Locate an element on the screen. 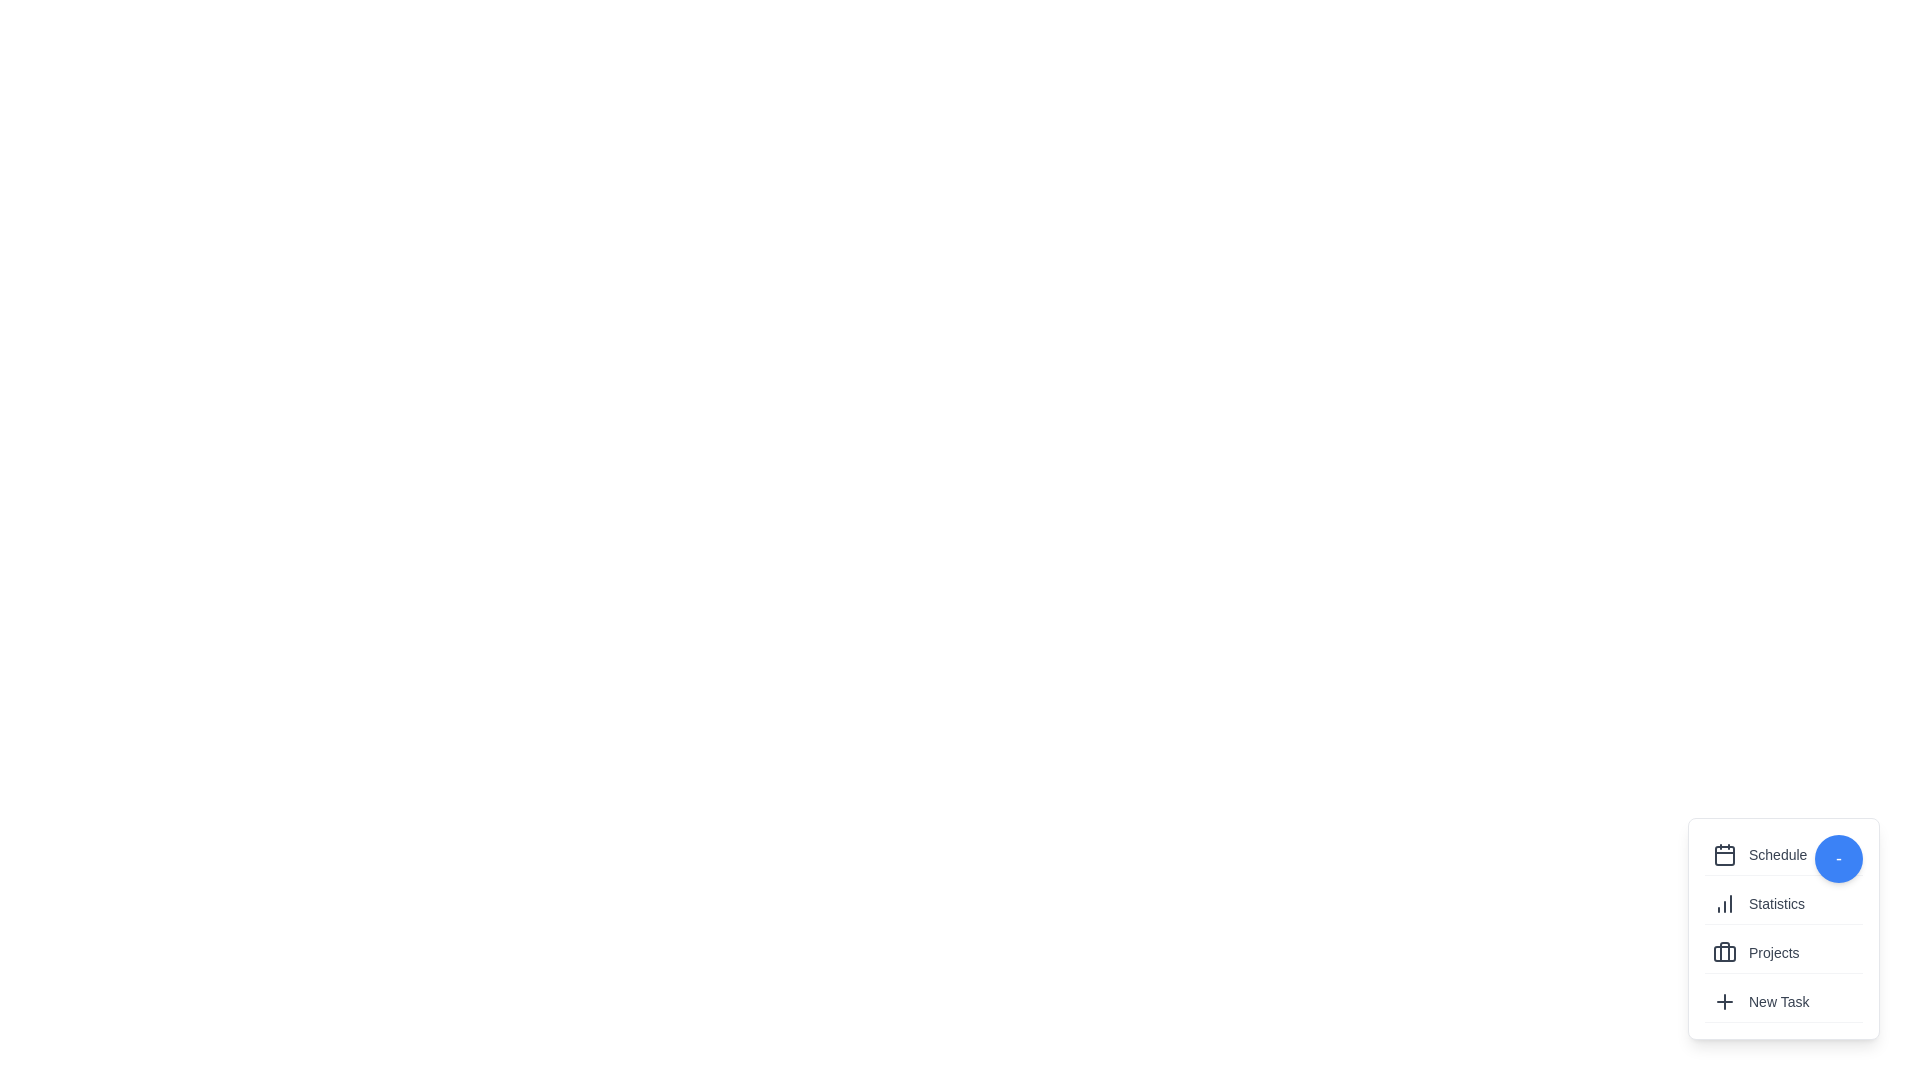 This screenshot has height=1080, width=1920. the text label displaying 'Projects', which is part of a vertically arranged menu and positioned between 'Statistics' and 'New Task' is located at coordinates (1774, 951).